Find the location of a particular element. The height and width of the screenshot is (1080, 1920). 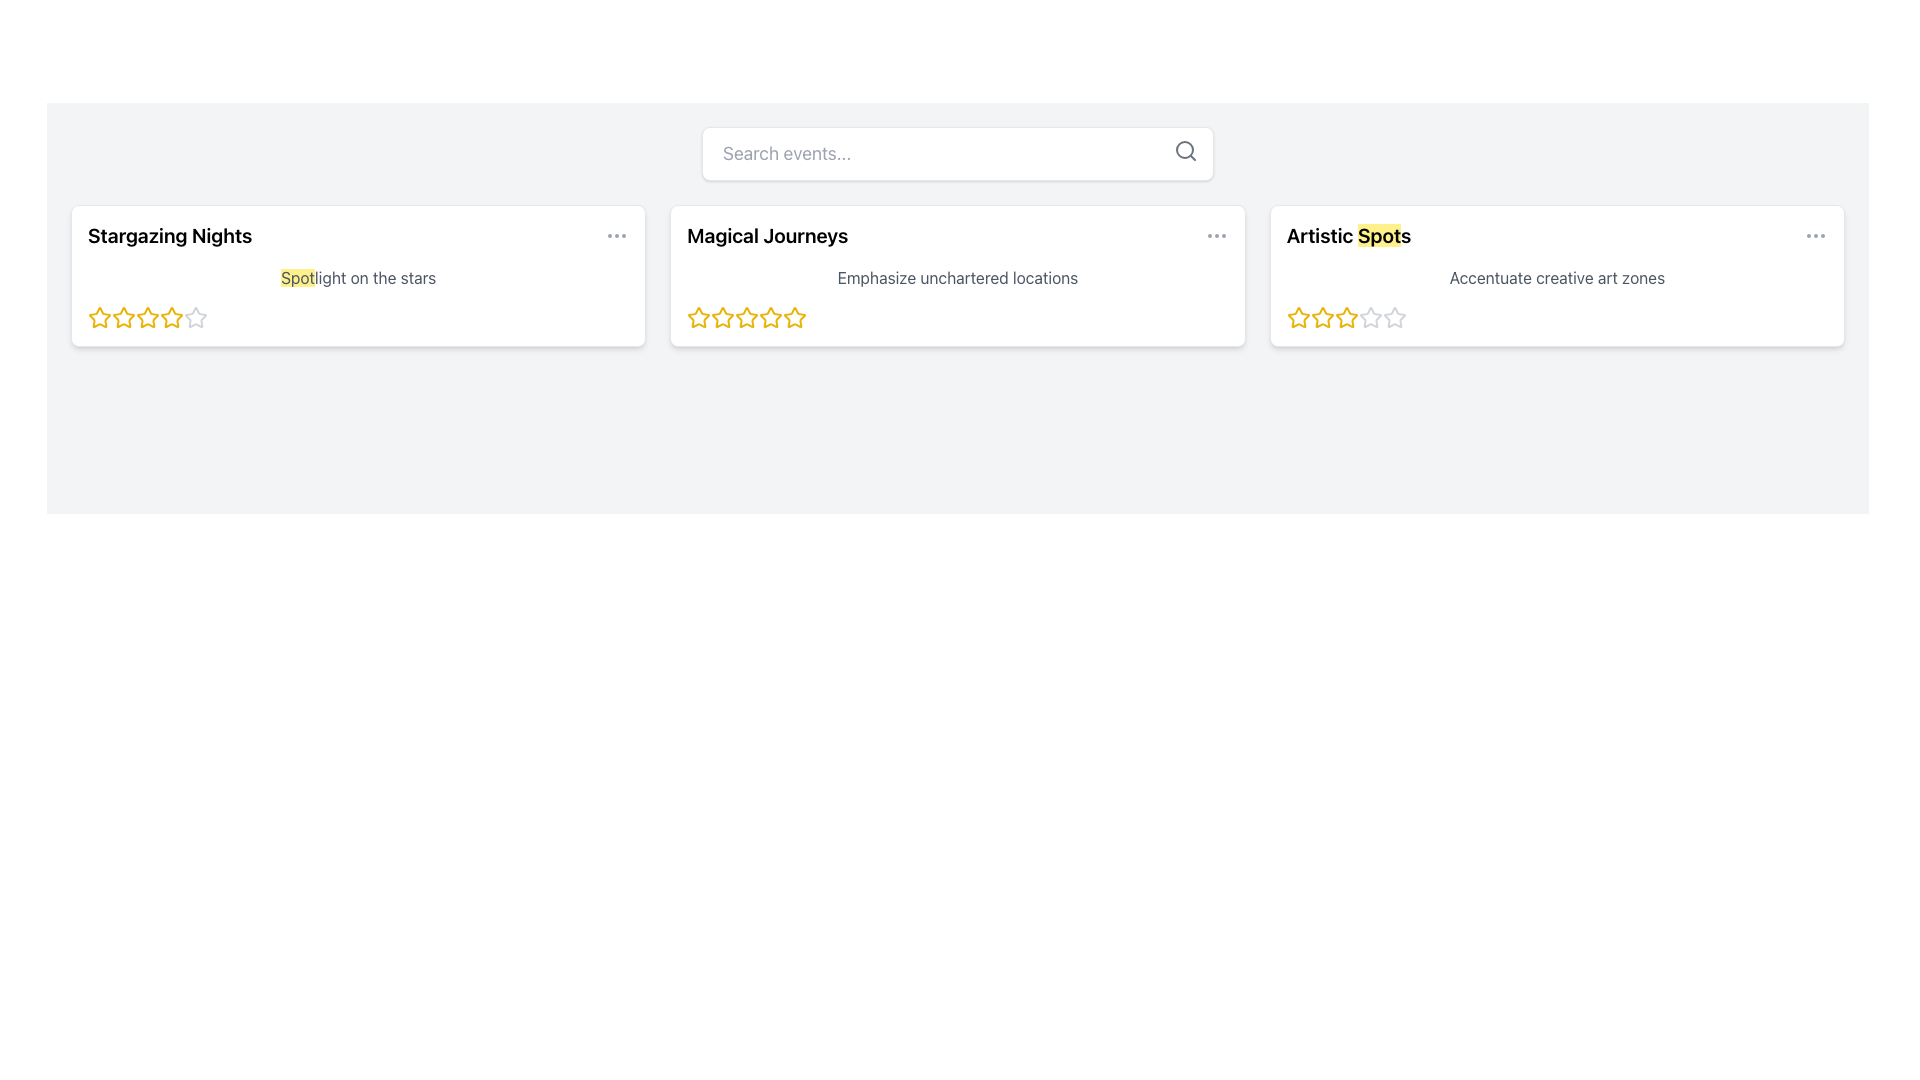

the third star icon in the rating sequence below the 'Stargazing Nights' title is located at coordinates (172, 316).